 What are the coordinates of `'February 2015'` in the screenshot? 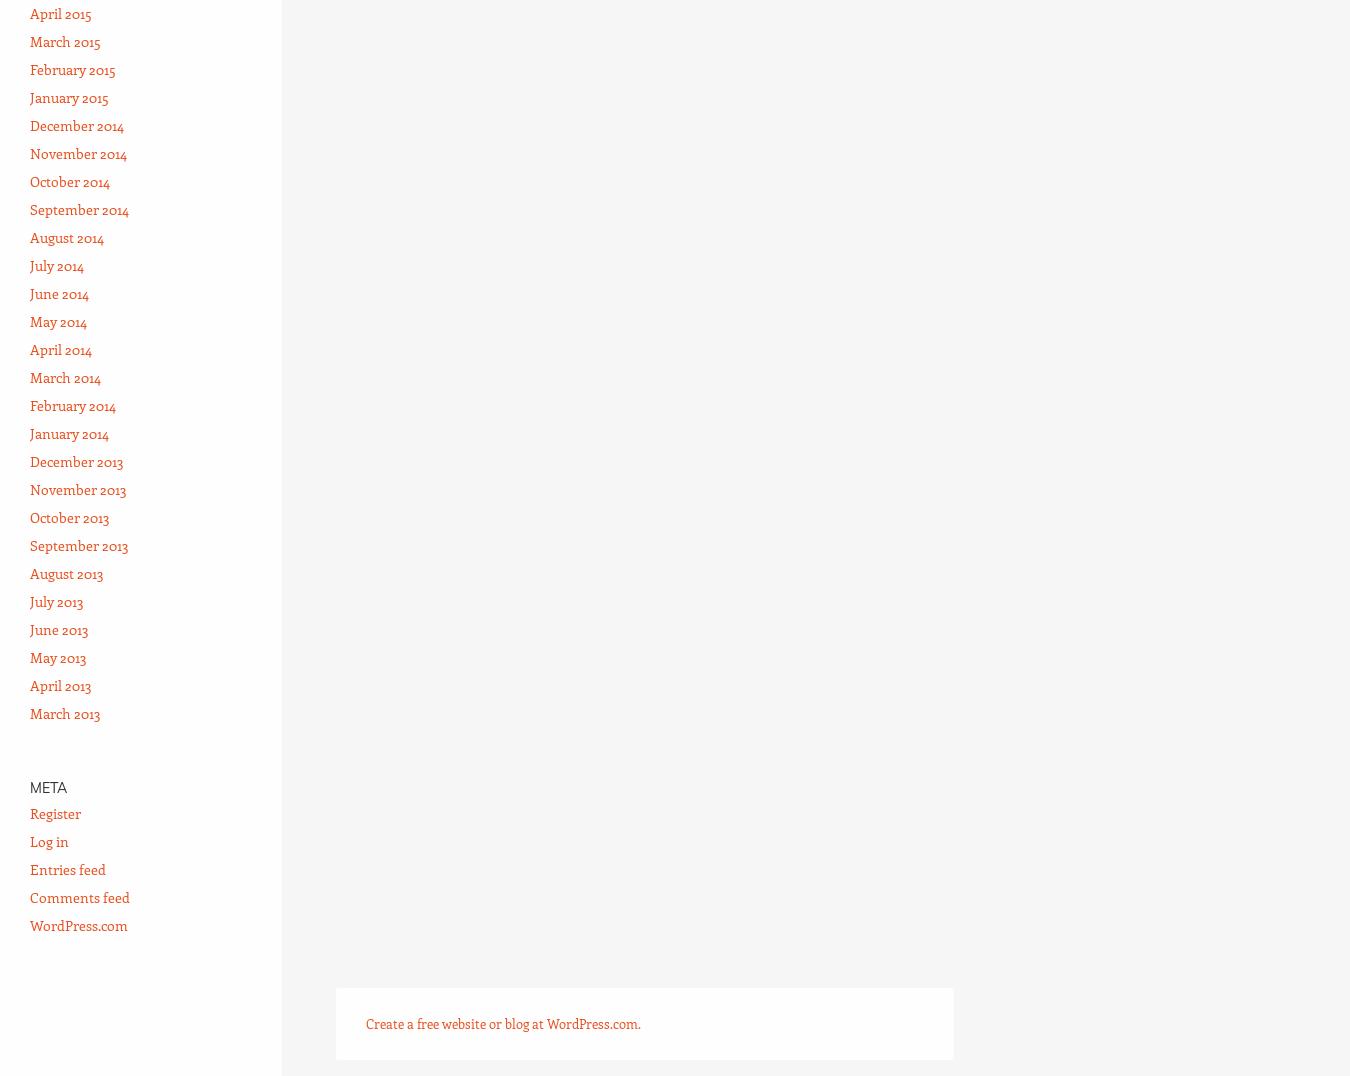 It's located at (28, 68).